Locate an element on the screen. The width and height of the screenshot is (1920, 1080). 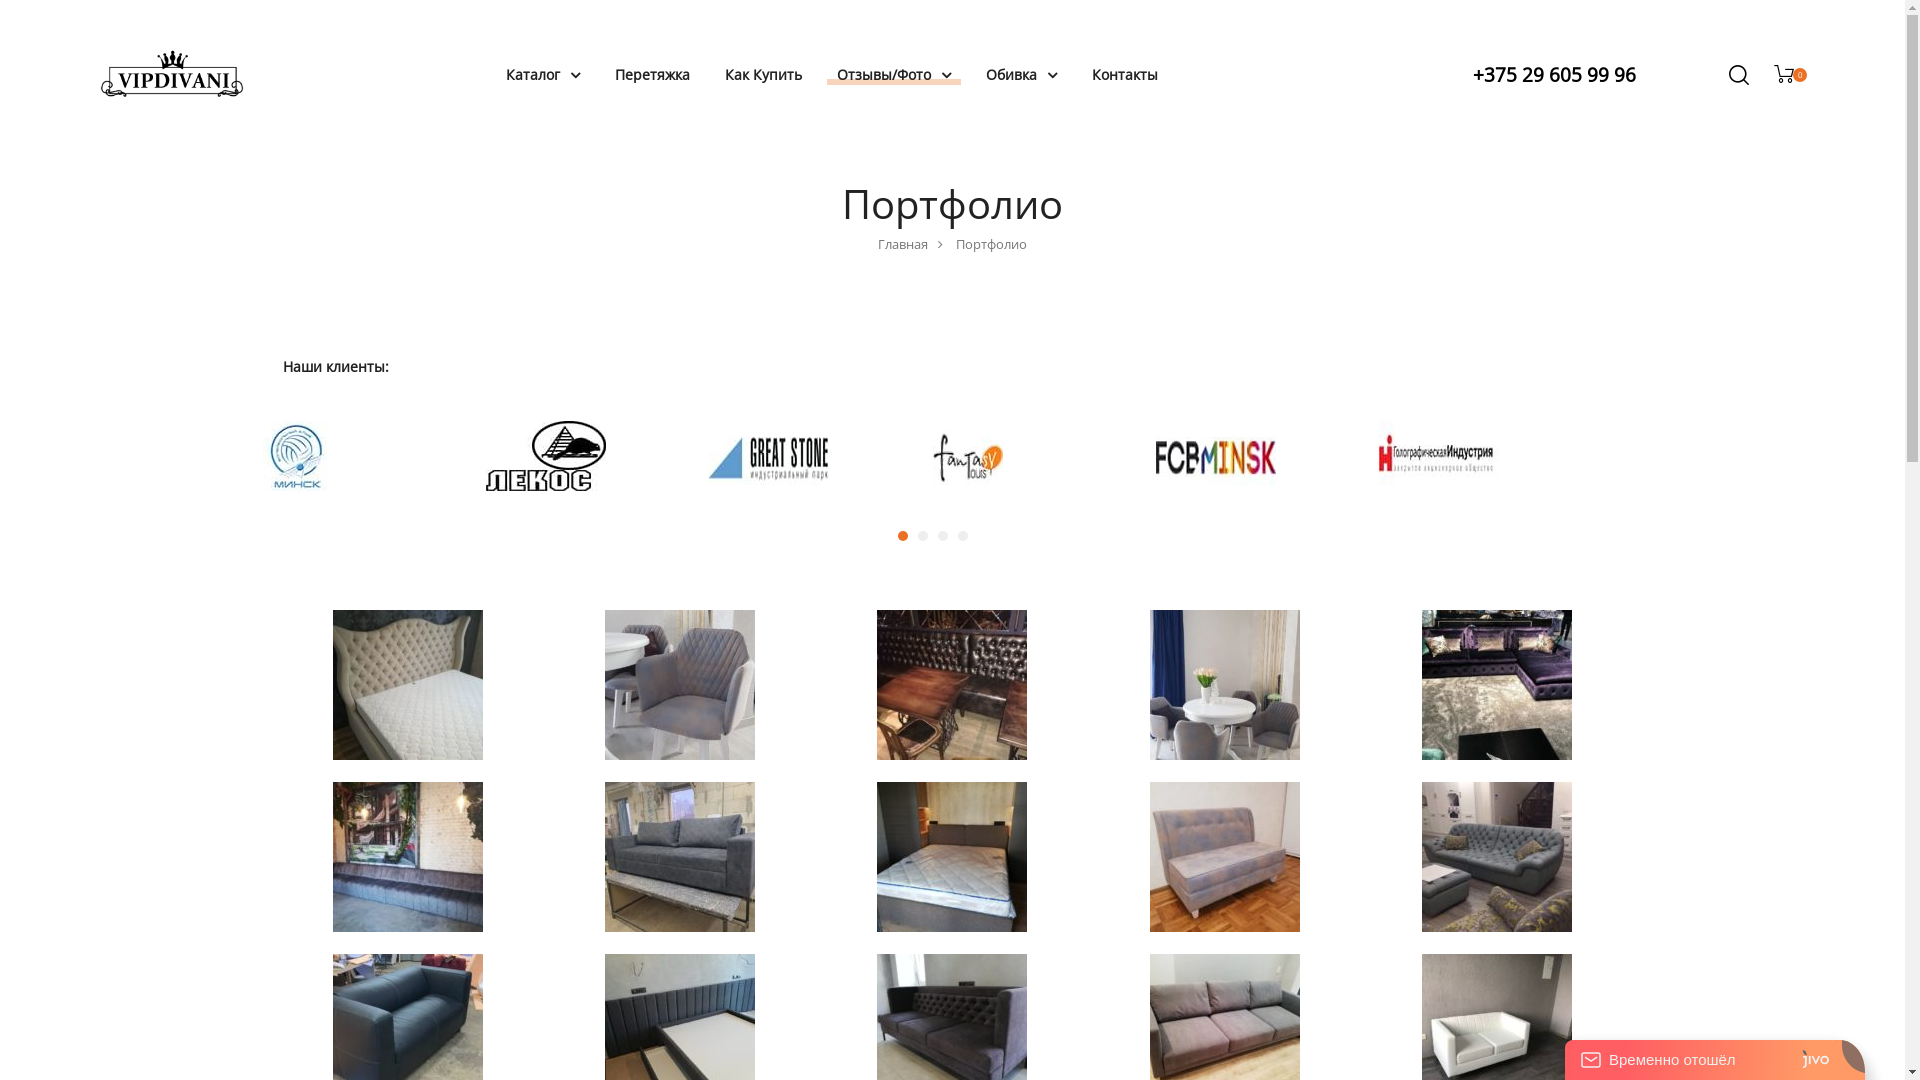
'+375 29 605 99 96' is located at coordinates (1553, 73).